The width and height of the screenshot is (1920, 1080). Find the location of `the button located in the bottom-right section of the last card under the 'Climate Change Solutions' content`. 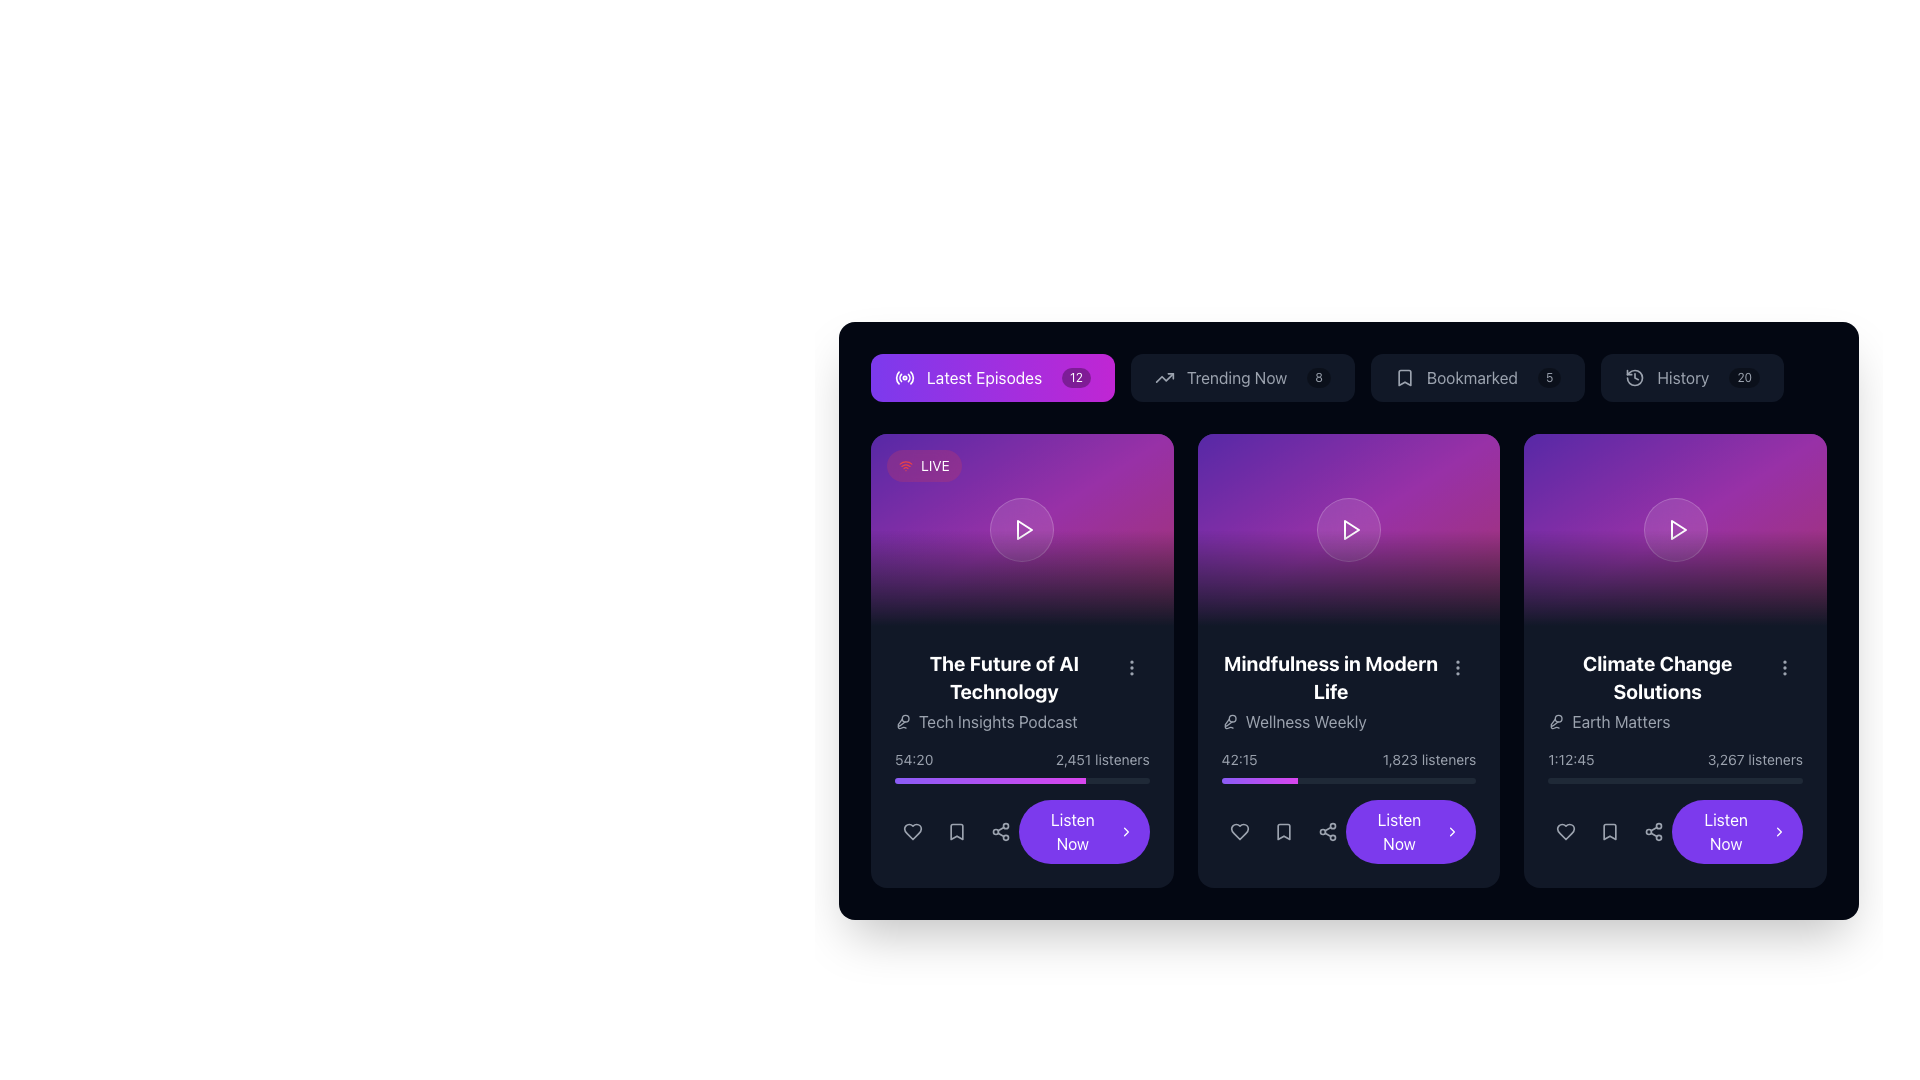

the button located in the bottom-right section of the last card under the 'Climate Change Solutions' content is located at coordinates (1675, 832).